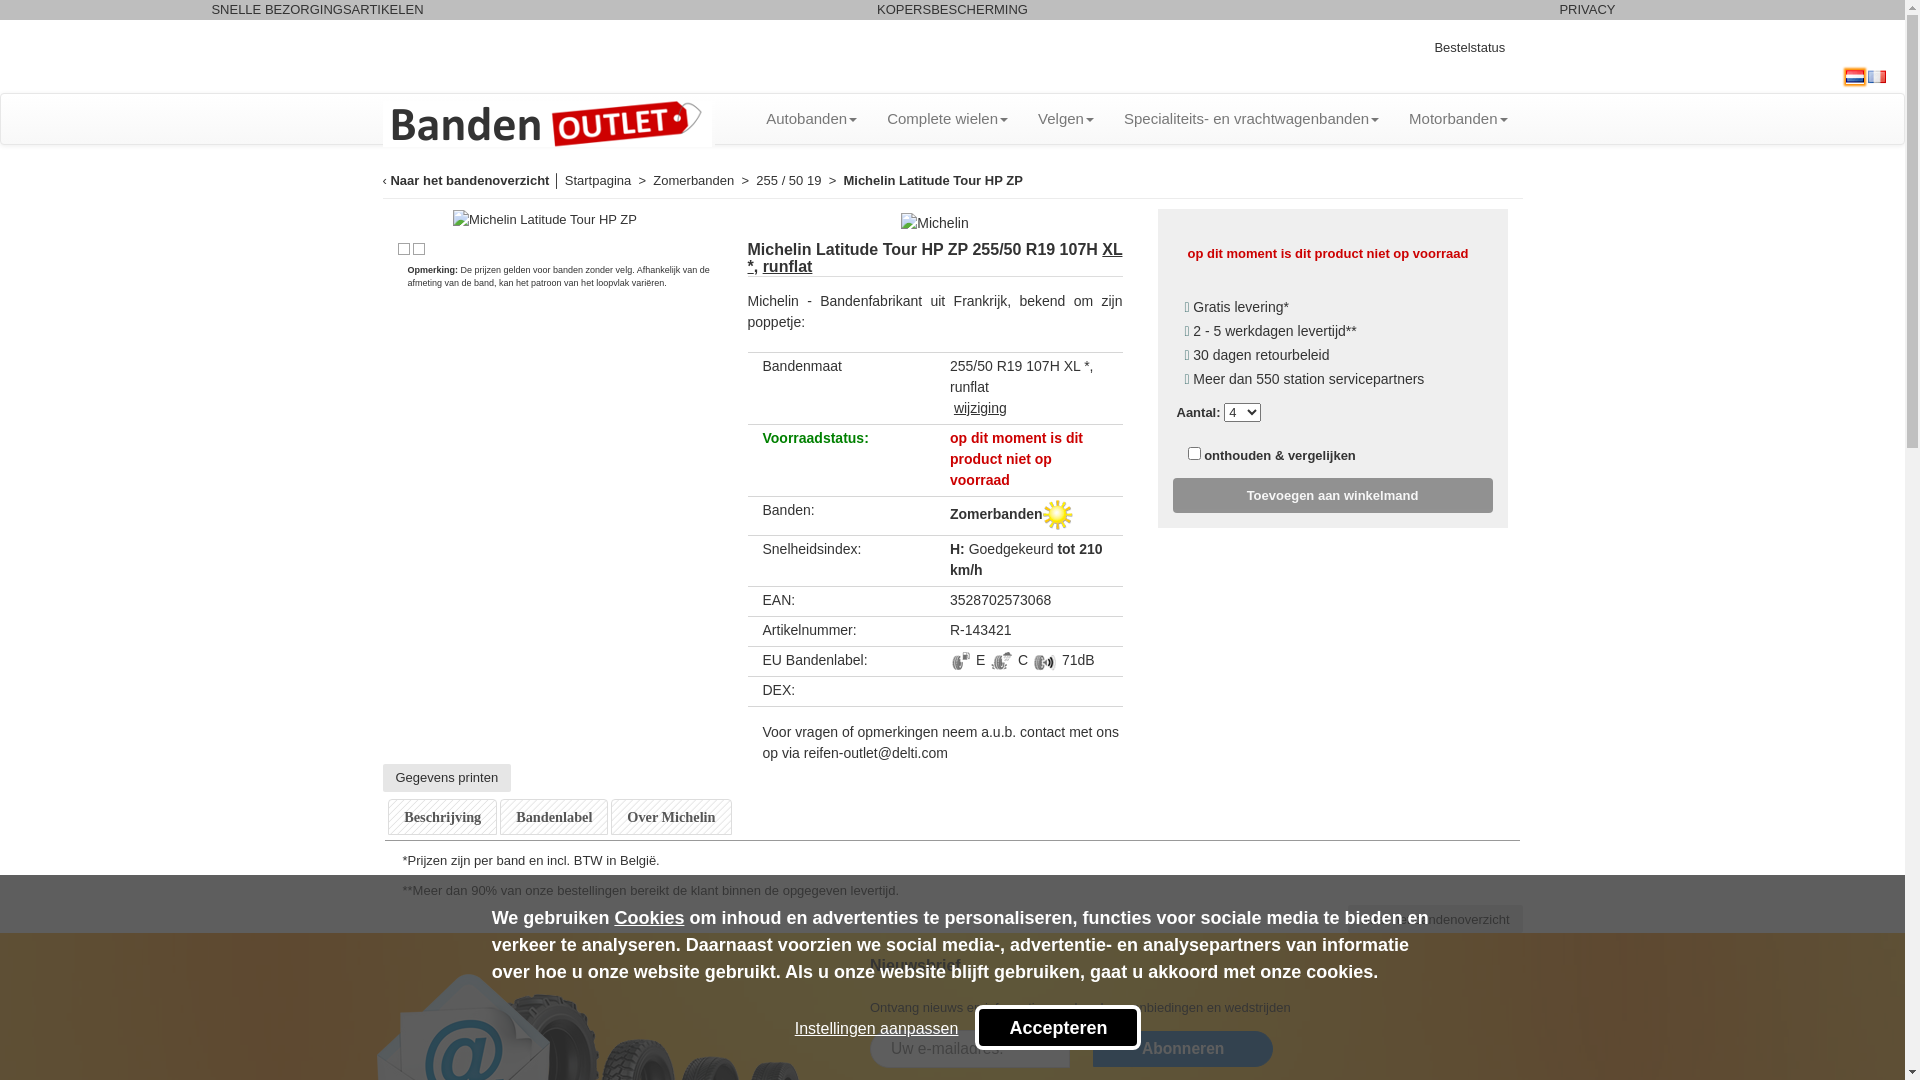 This screenshot has height=1080, width=1920. I want to click on 'Startpagina', so click(597, 178).